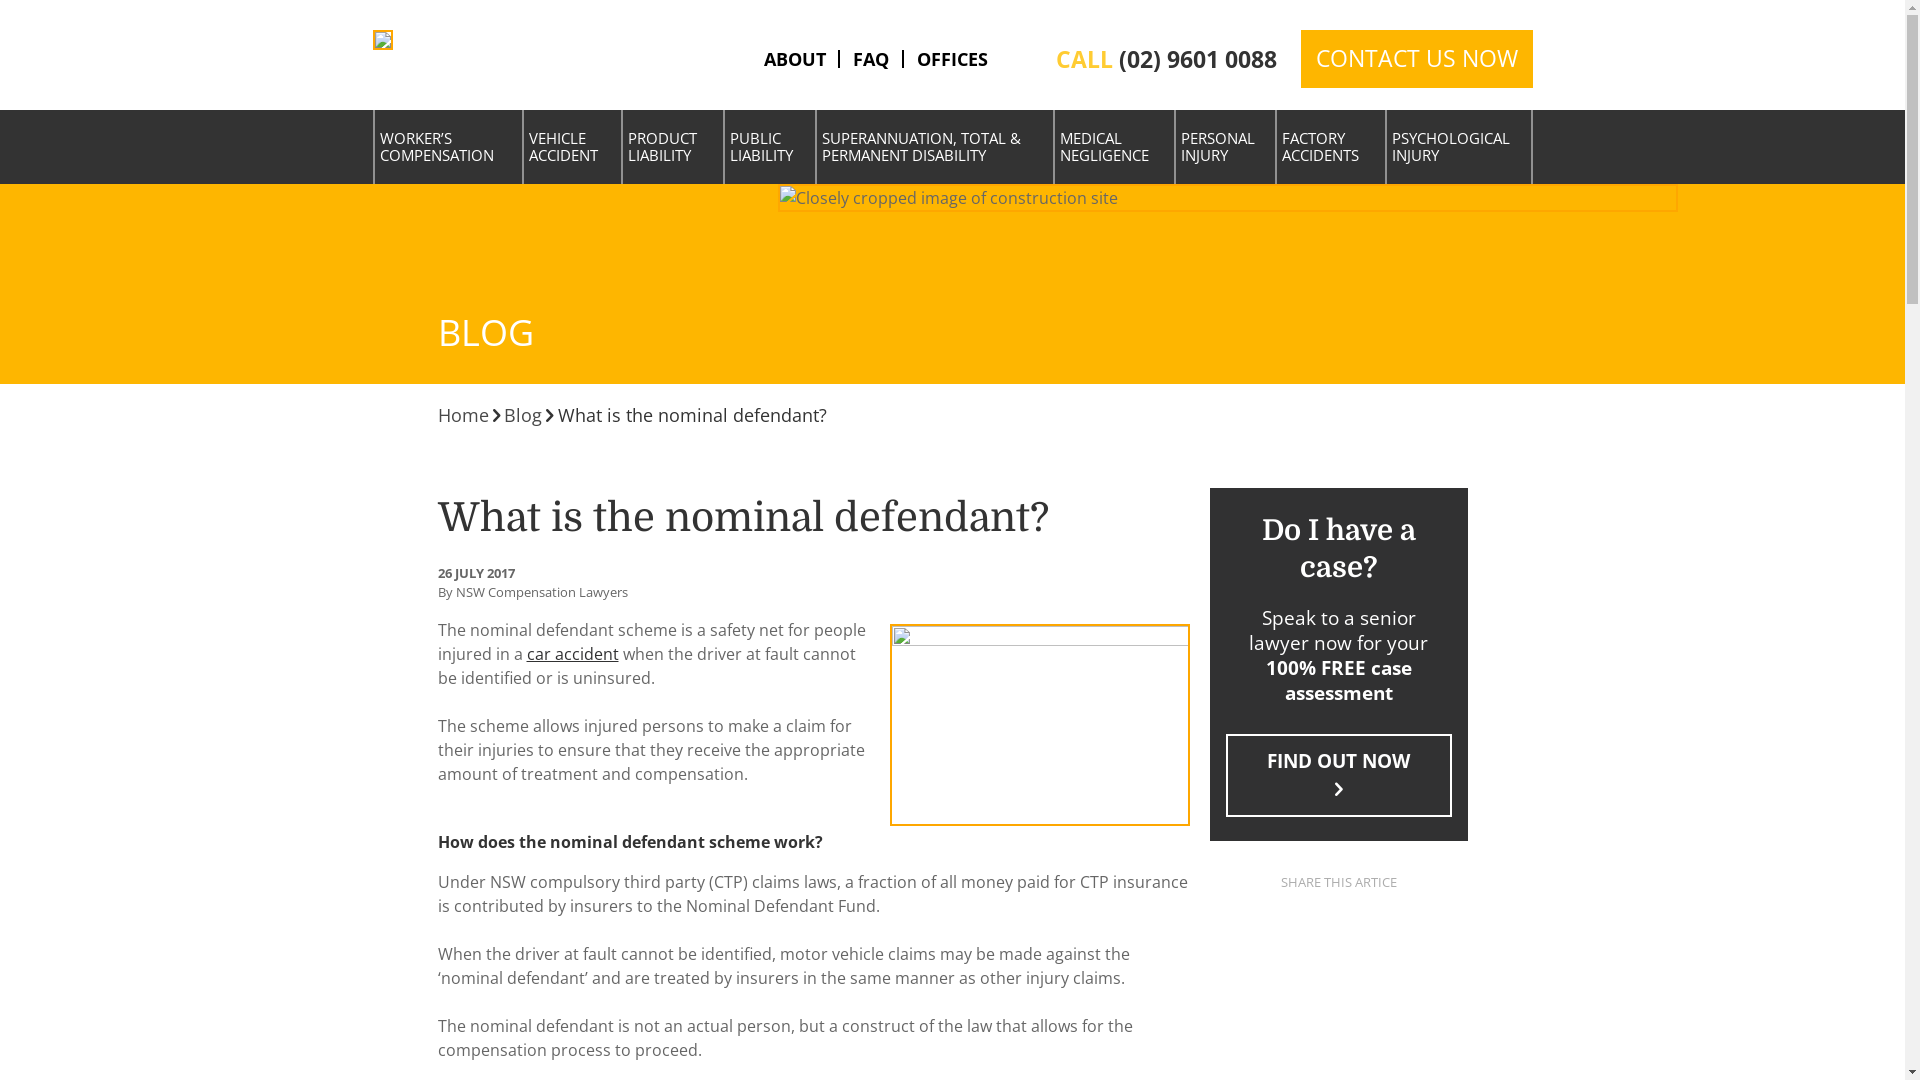 This screenshot has height=1080, width=1920. Describe the element at coordinates (1415, 57) in the screenshot. I see `'CONTACT US NOW'` at that location.